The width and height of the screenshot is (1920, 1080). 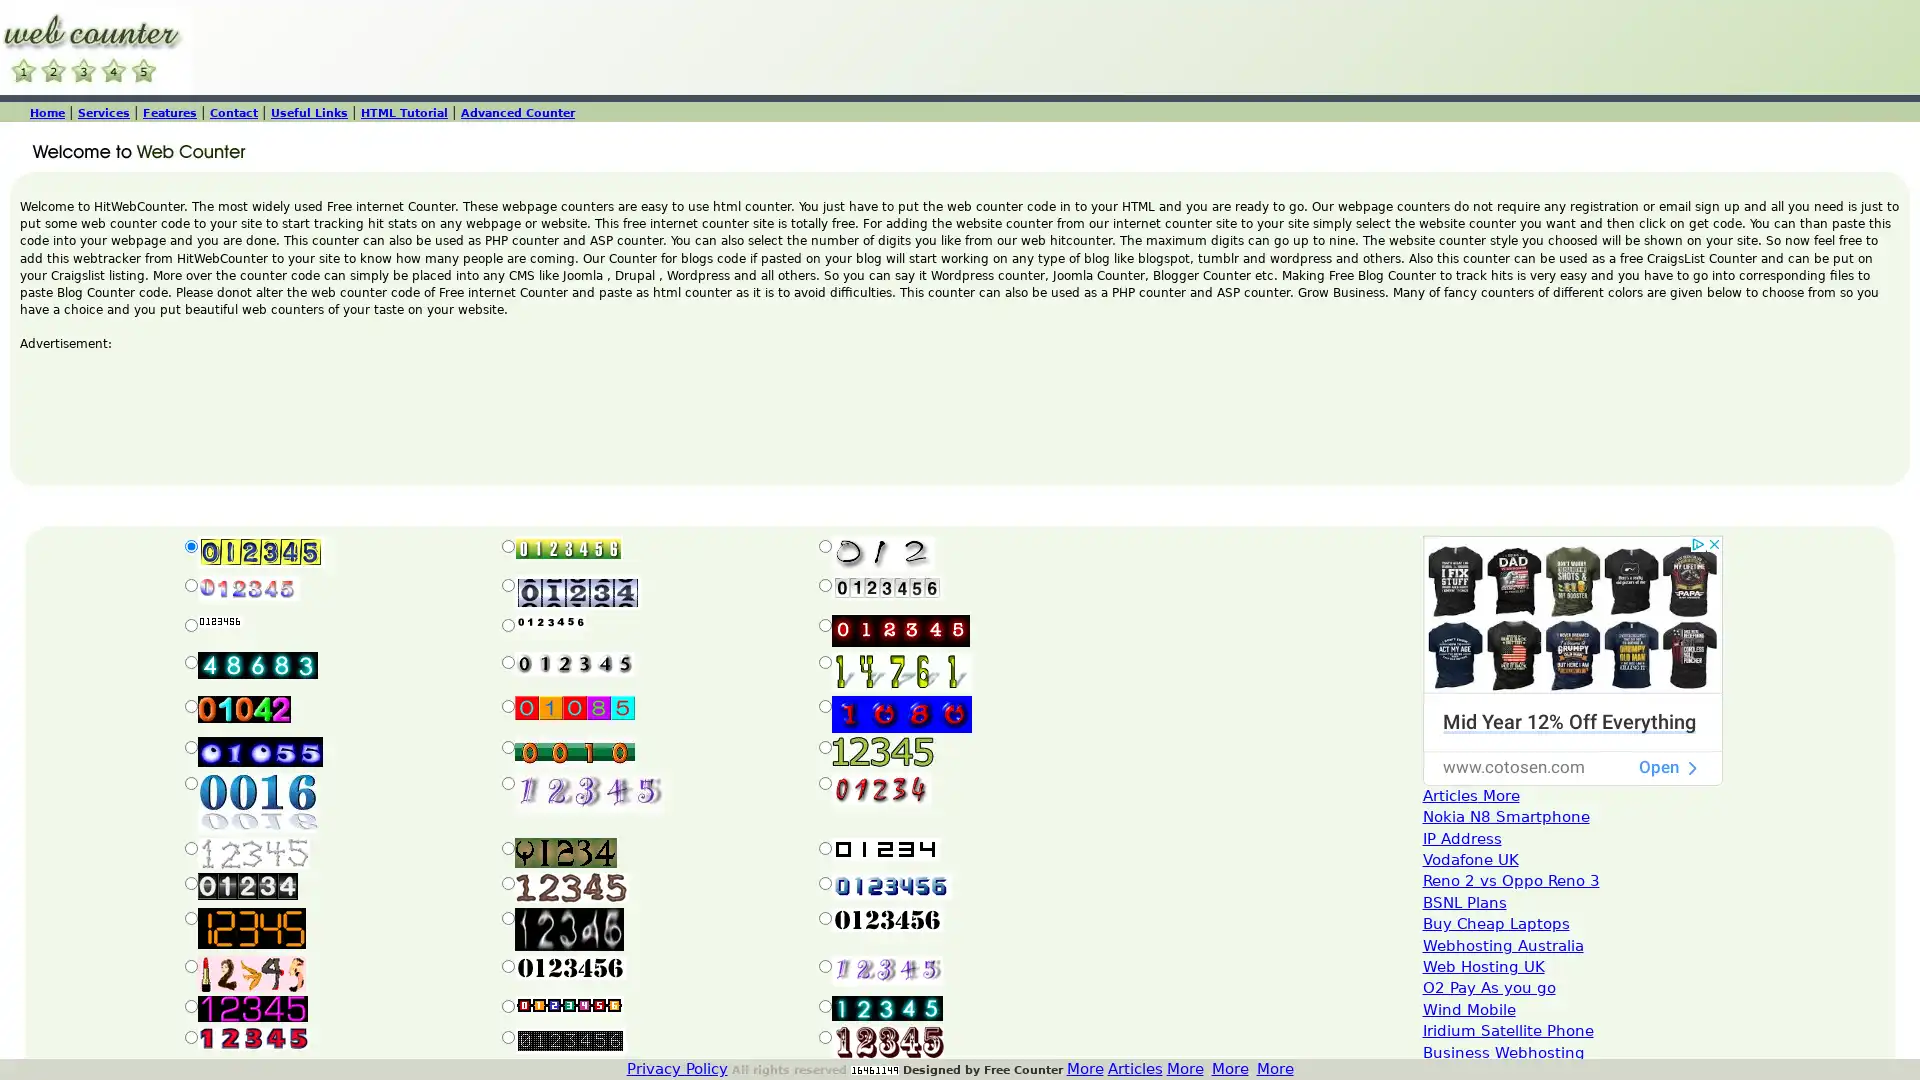 I want to click on Submit, so click(x=569, y=1039).